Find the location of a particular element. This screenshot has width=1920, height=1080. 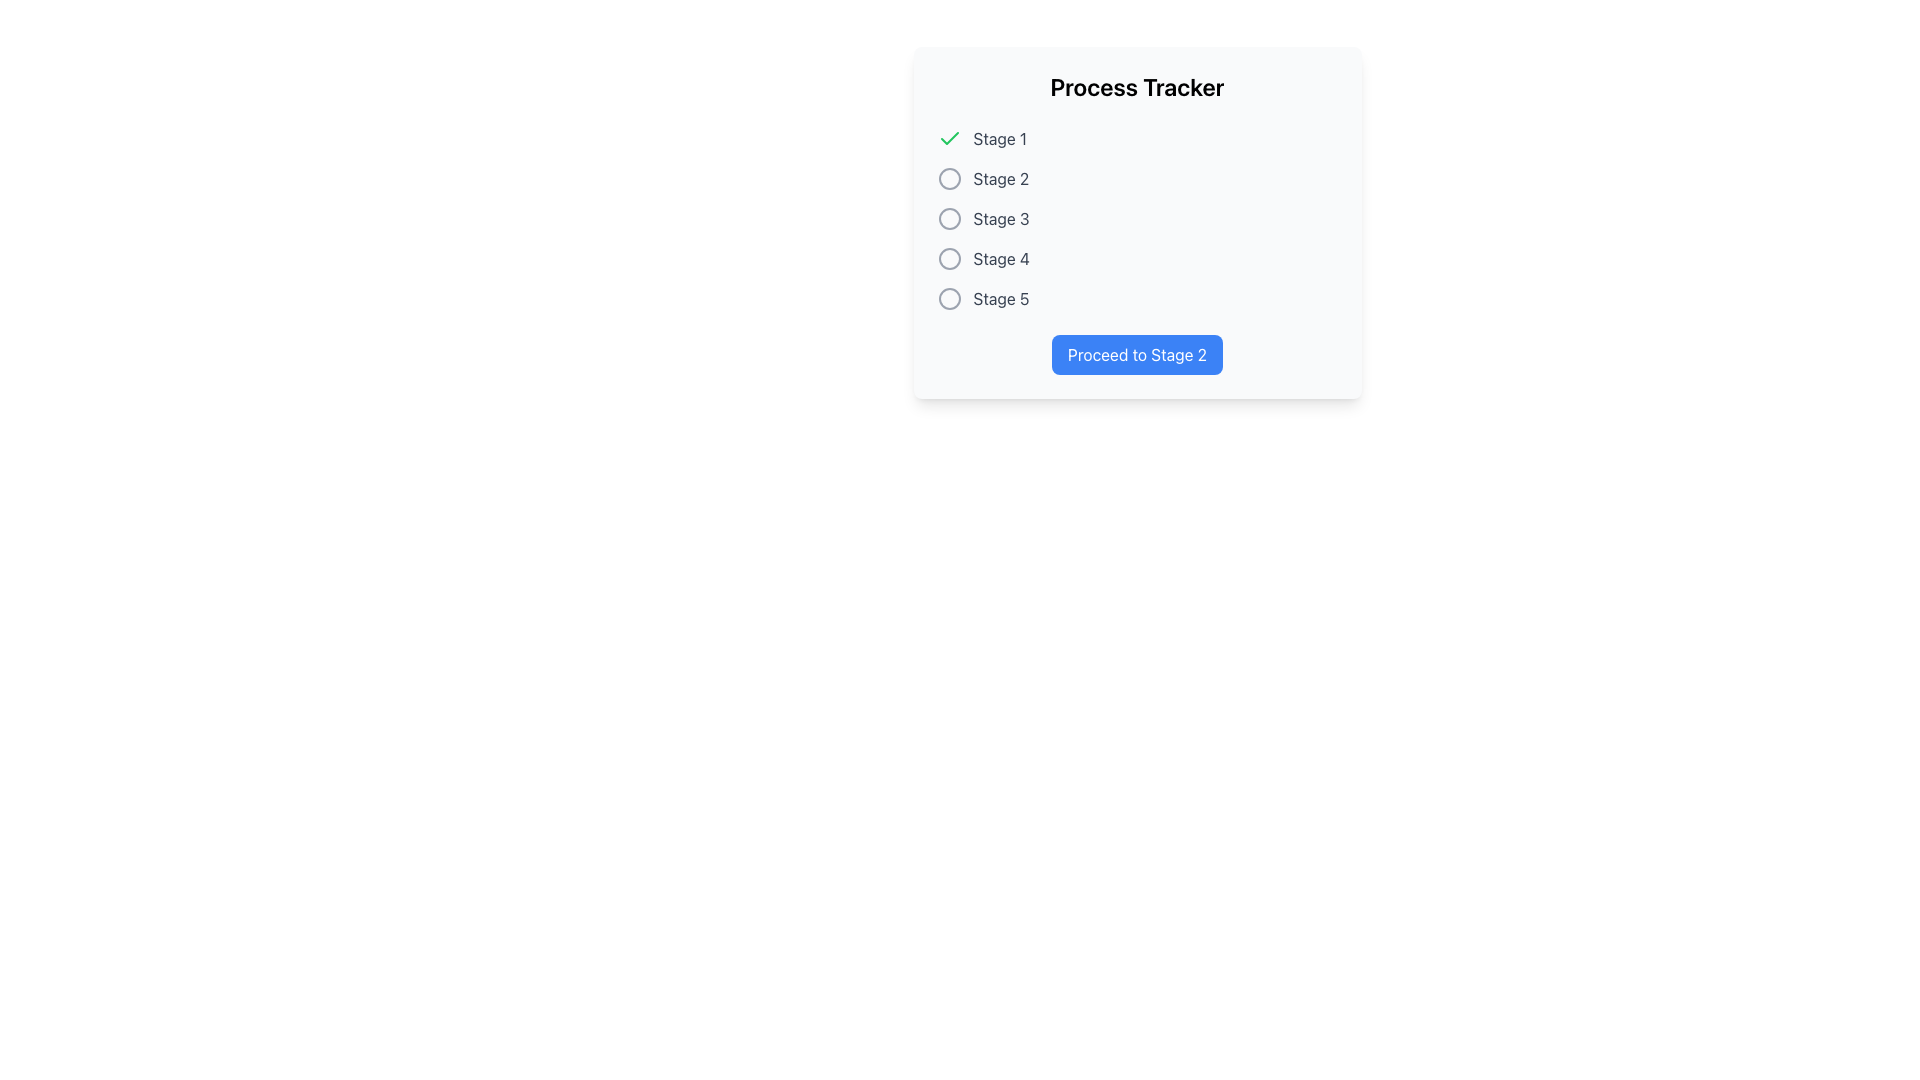

the text label displaying 'Process Tracker', which is prominently positioned at the top of its card-like area is located at coordinates (1137, 86).